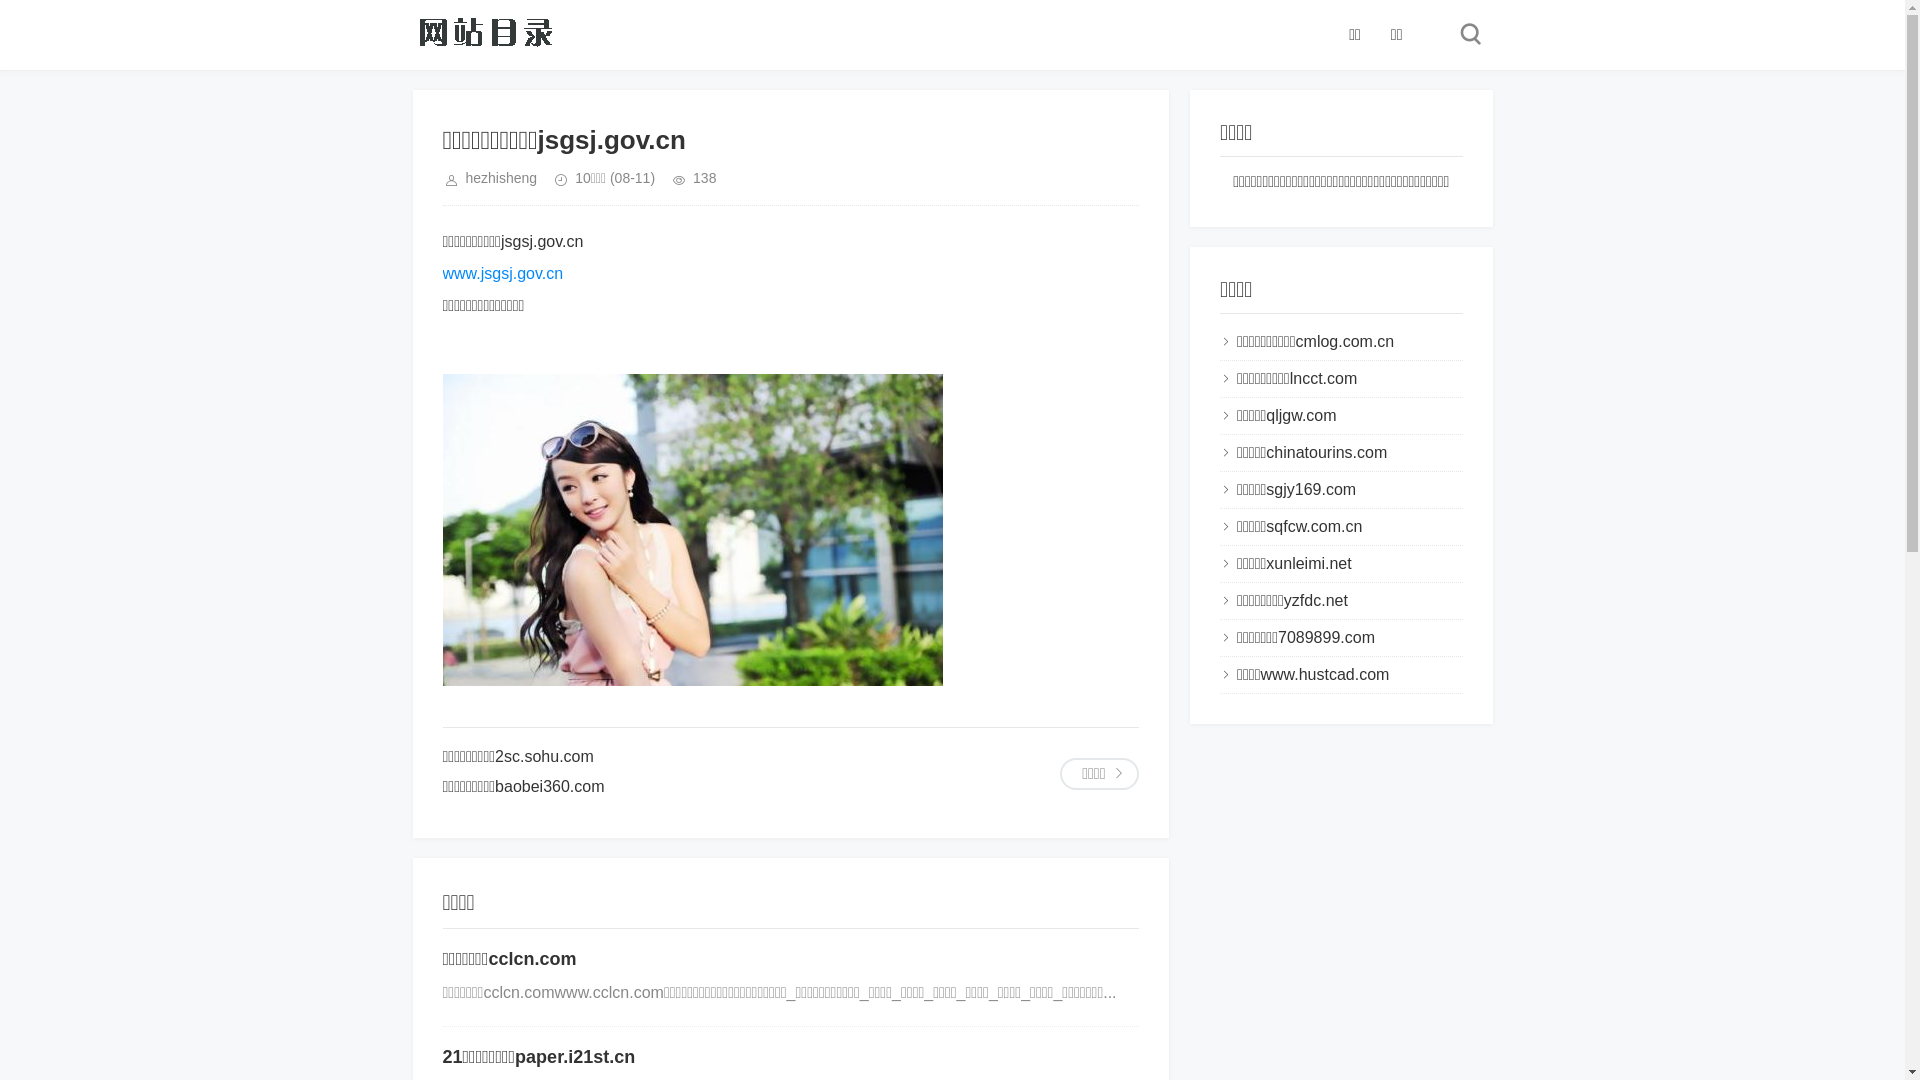 Image resolution: width=1920 pixels, height=1080 pixels. Describe the element at coordinates (502, 273) in the screenshot. I see `'www.jsgsj.gov.cn'` at that location.